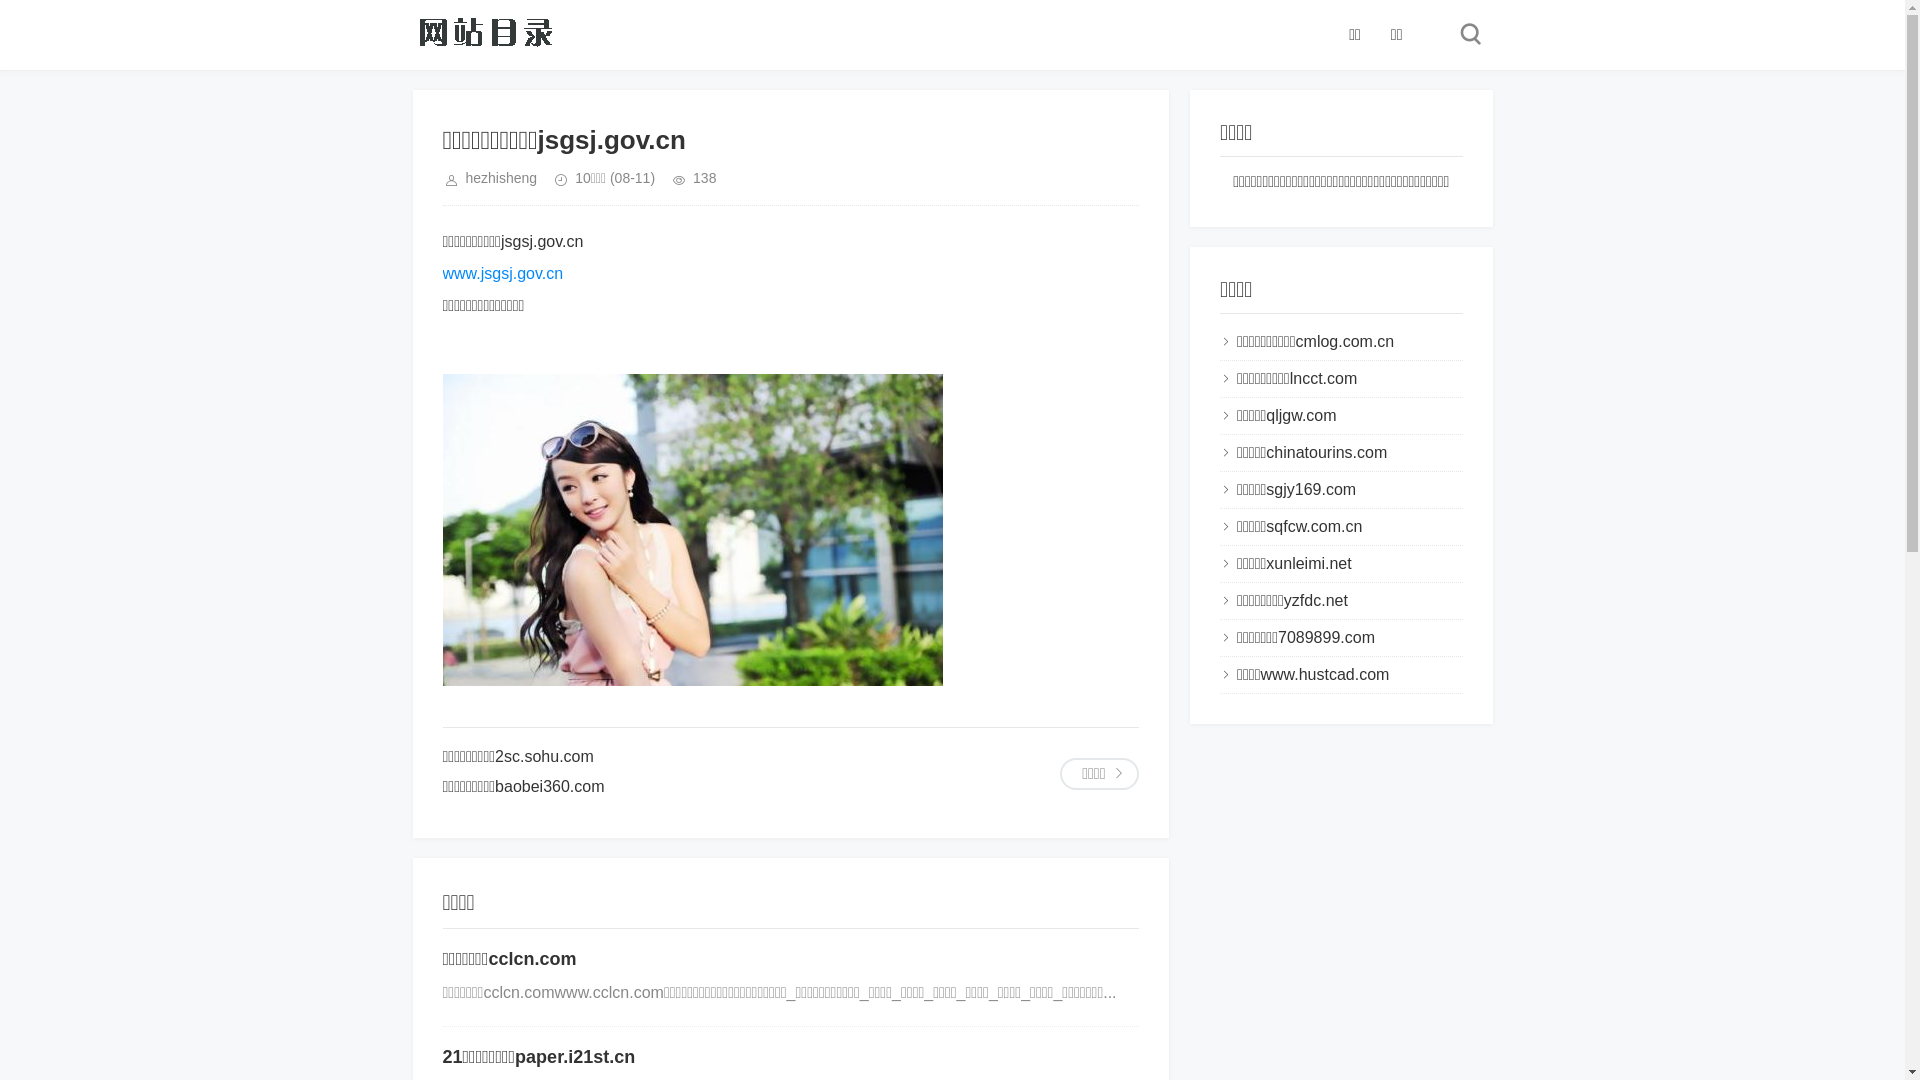 Image resolution: width=1920 pixels, height=1080 pixels. Describe the element at coordinates (502, 273) in the screenshot. I see `'www.jsgsj.gov.cn'` at that location.